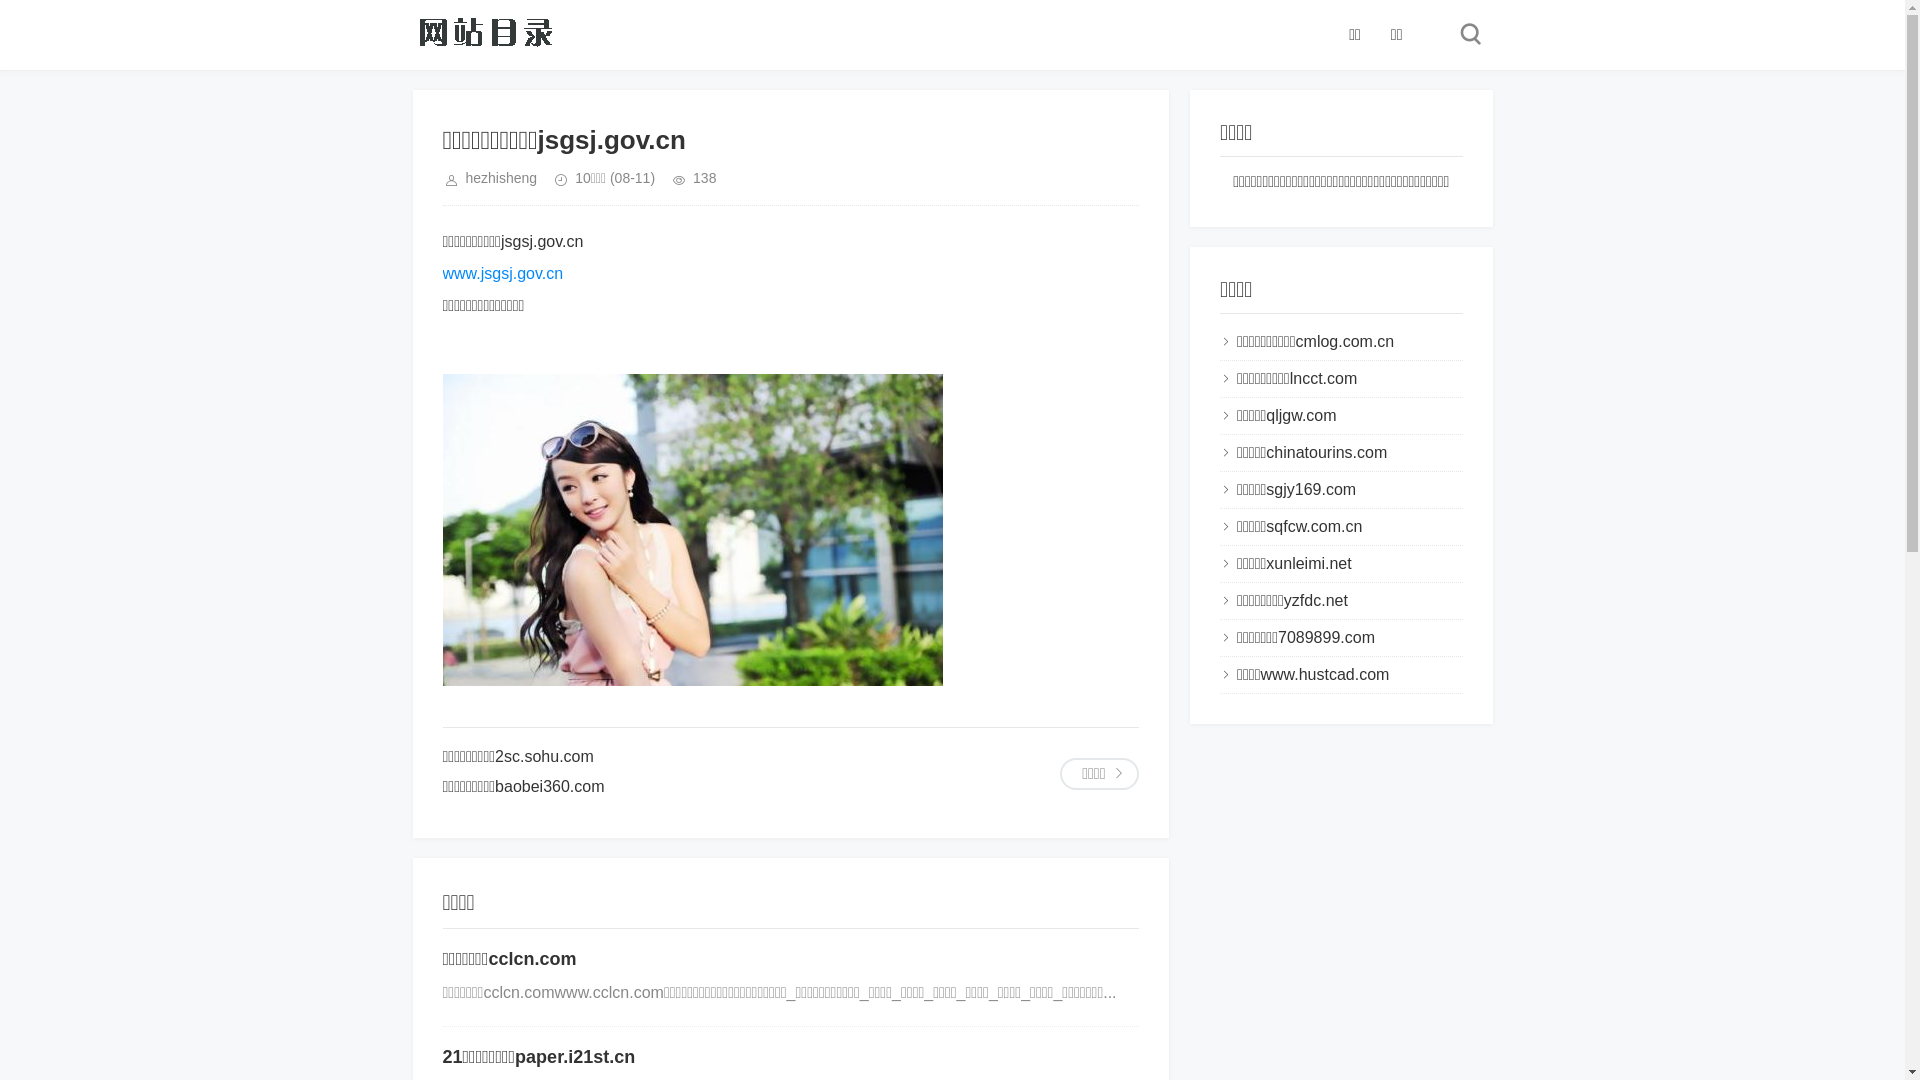 Image resolution: width=1920 pixels, height=1080 pixels. Describe the element at coordinates (502, 273) in the screenshot. I see `'www.jsgsj.gov.cn'` at that location.